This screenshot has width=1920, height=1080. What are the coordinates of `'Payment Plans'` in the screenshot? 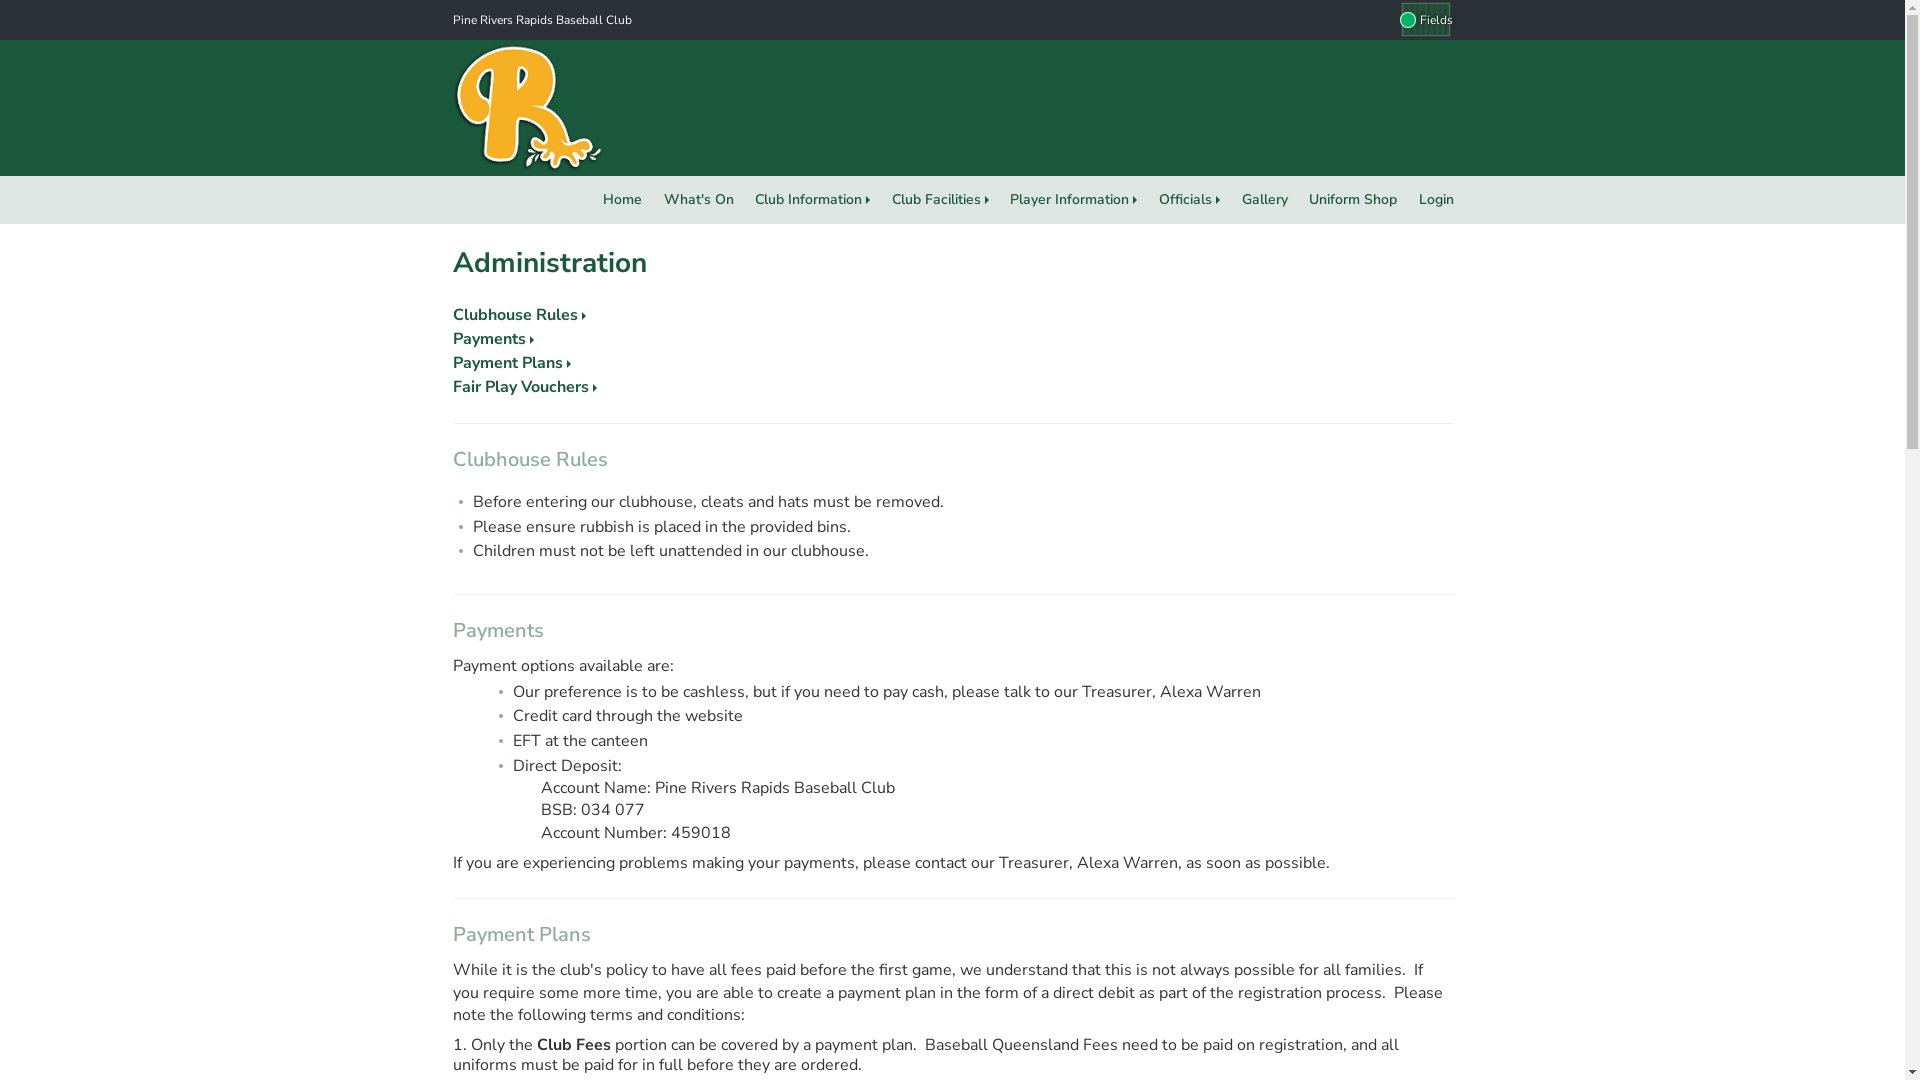 It's located at (510, 362).